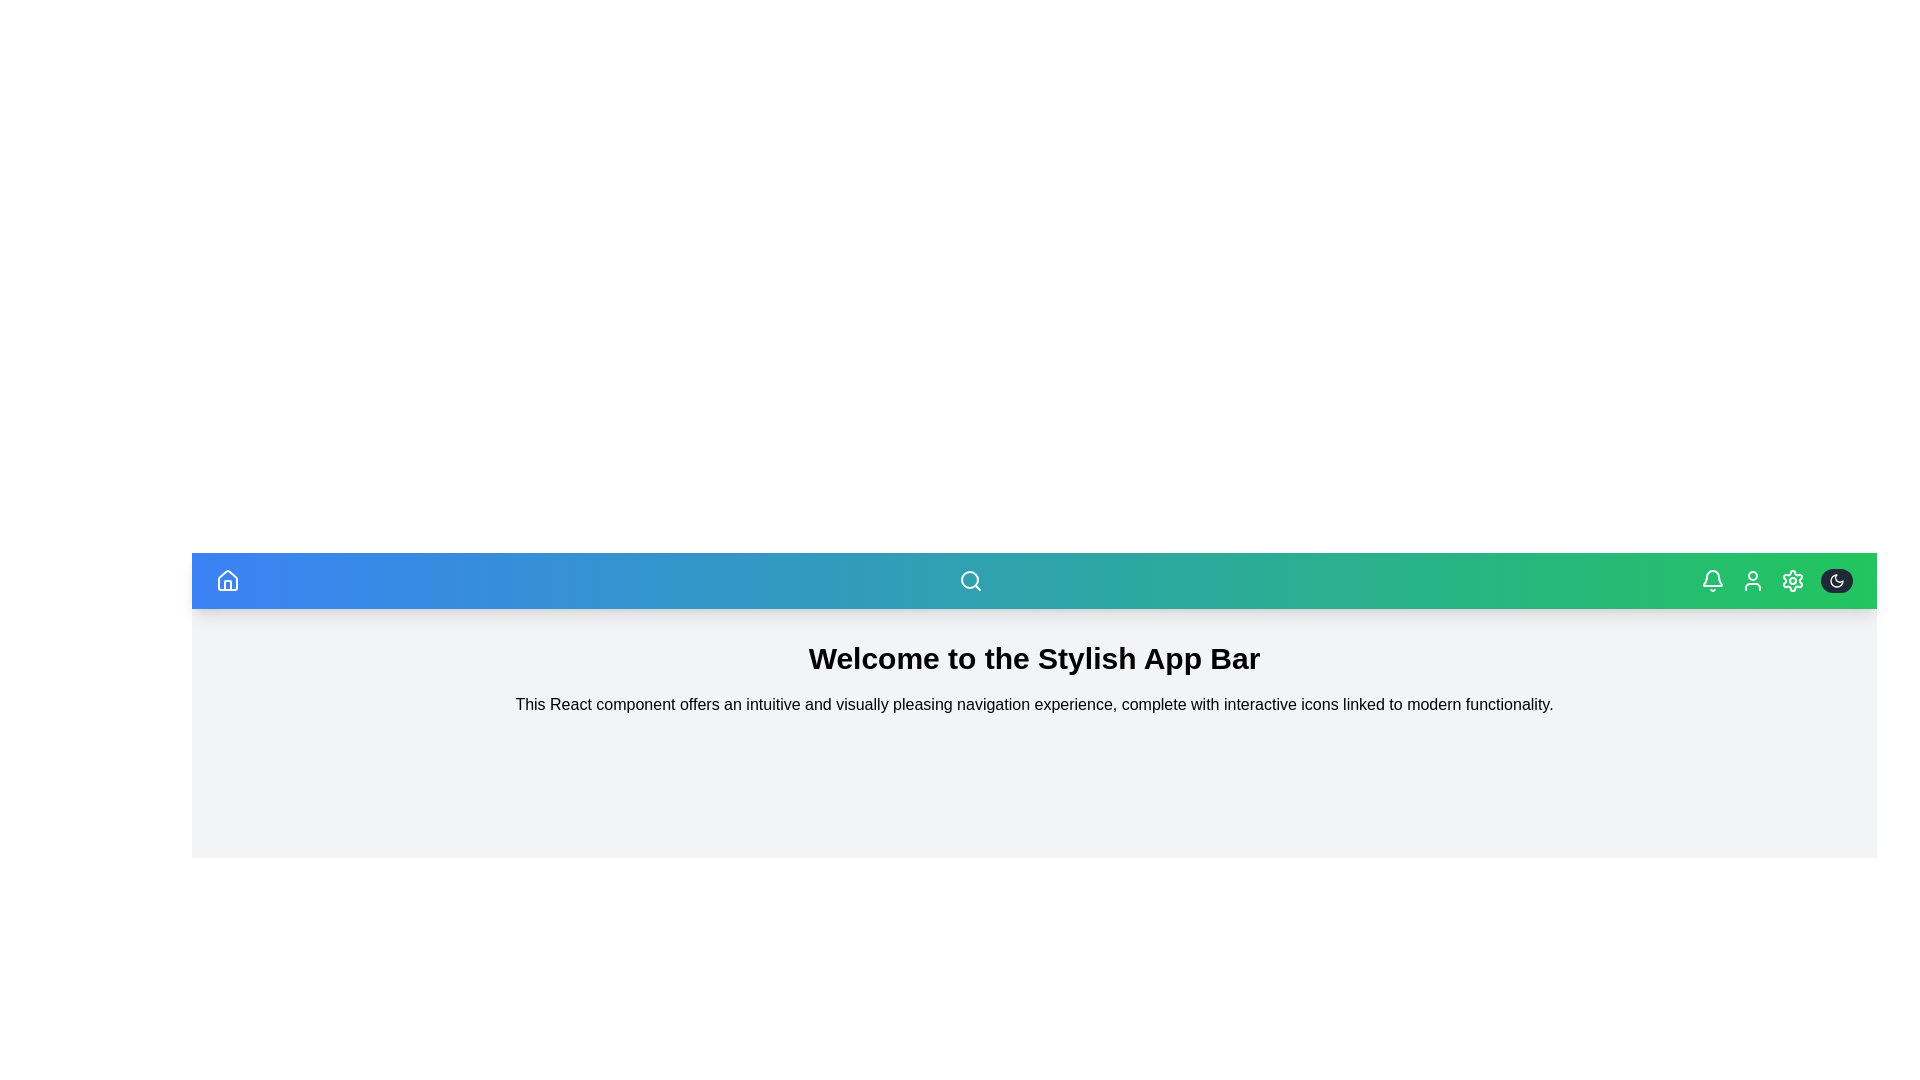  What do you see at coordinates (1837, 581) in the screenshot?
I see `the button with a Sun or Moon icon to toggle dark mode` at bounding box center [1837, 581].